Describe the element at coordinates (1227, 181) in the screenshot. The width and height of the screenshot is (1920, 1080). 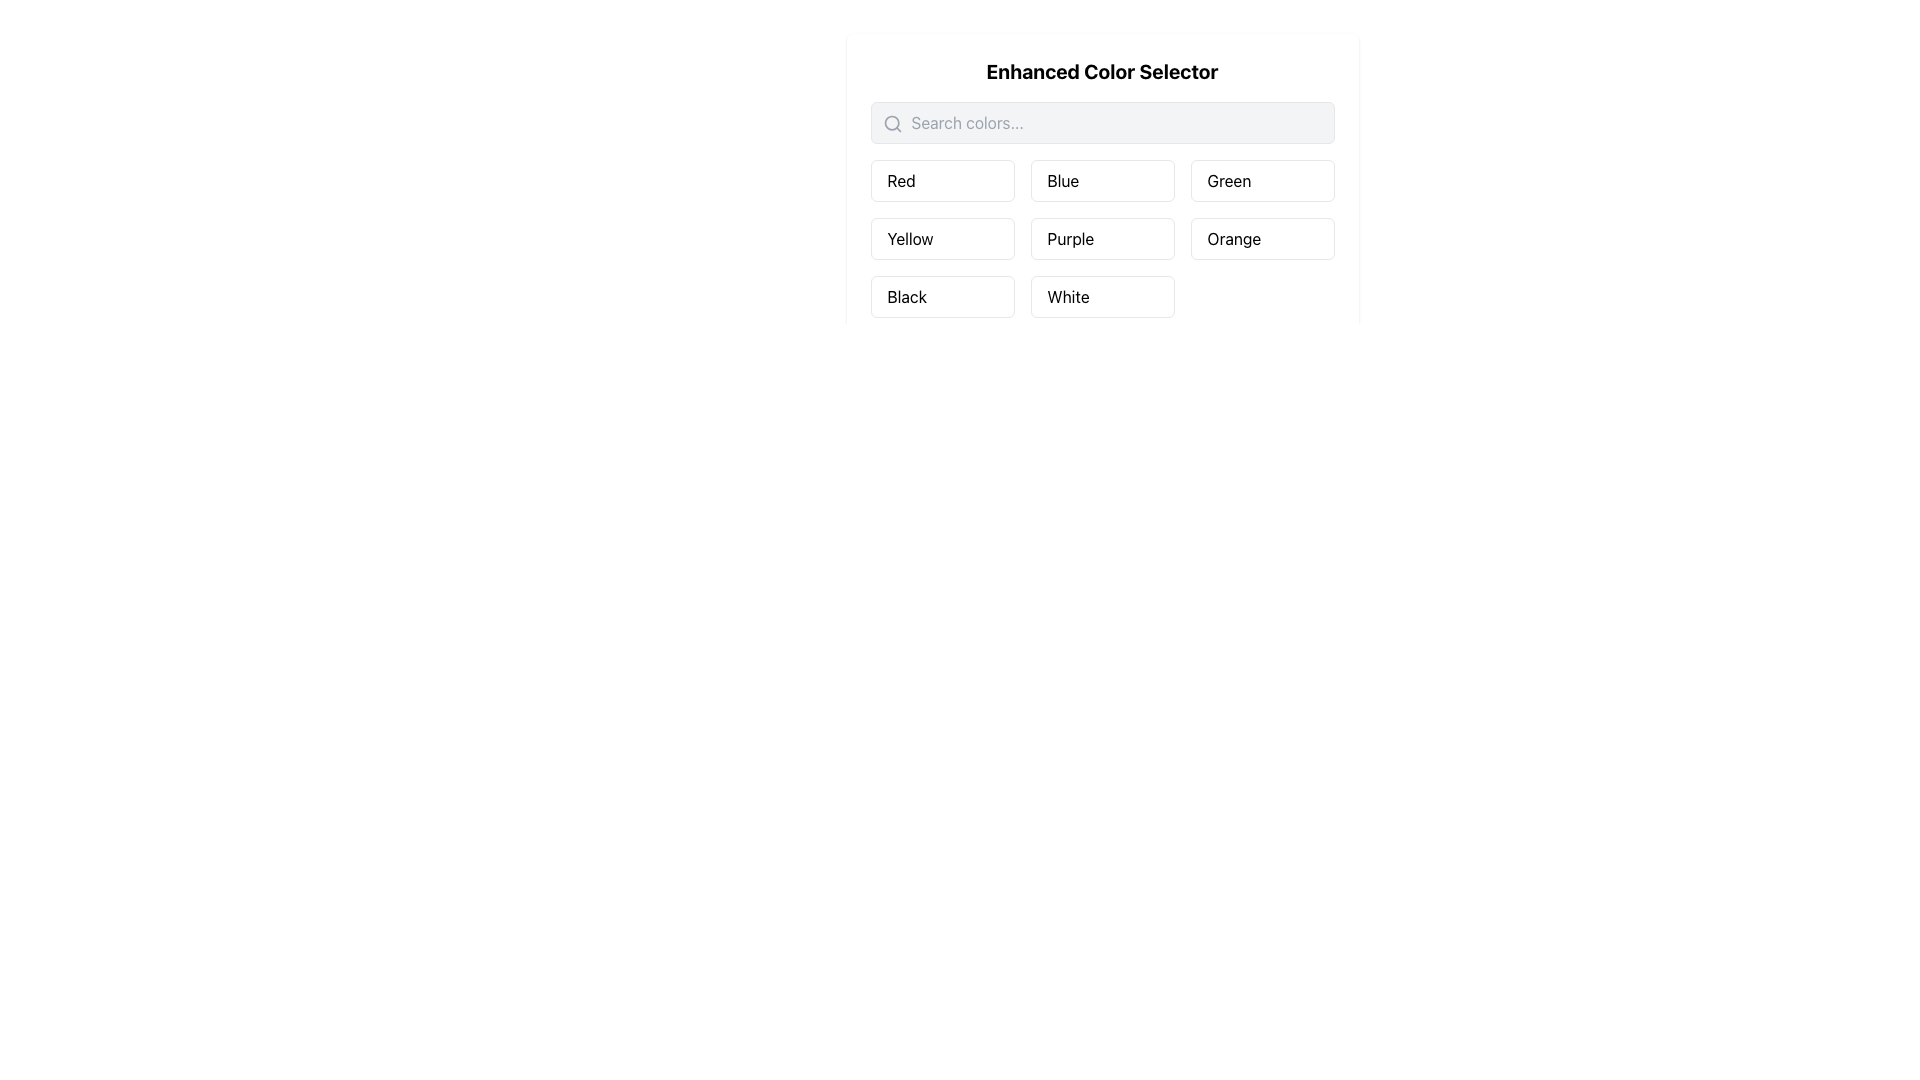
I see `the selectable label for the 'Green' option in the Enhanced Color Selector dialog` at that location.